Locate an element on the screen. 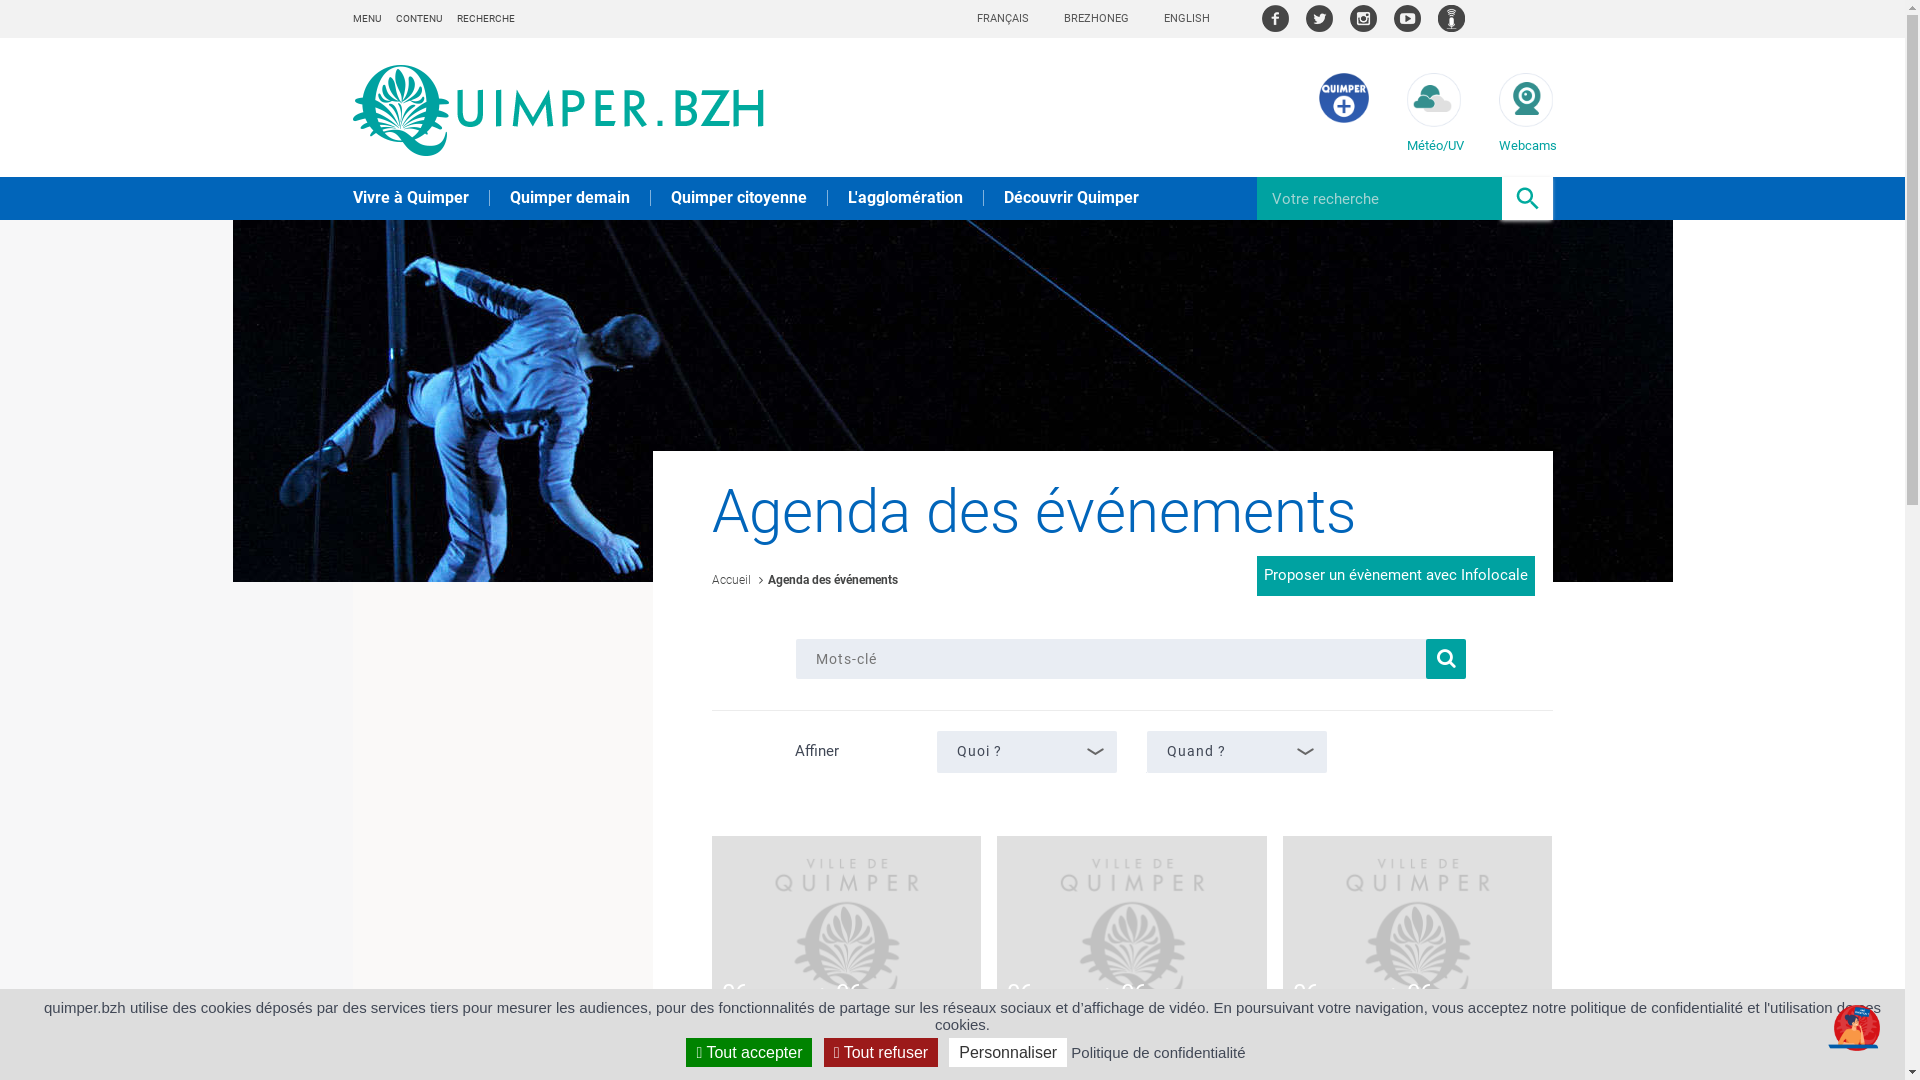 The image size is (1920, 1080). 'YOUTUBE' is located at coordinates (1392, 18).